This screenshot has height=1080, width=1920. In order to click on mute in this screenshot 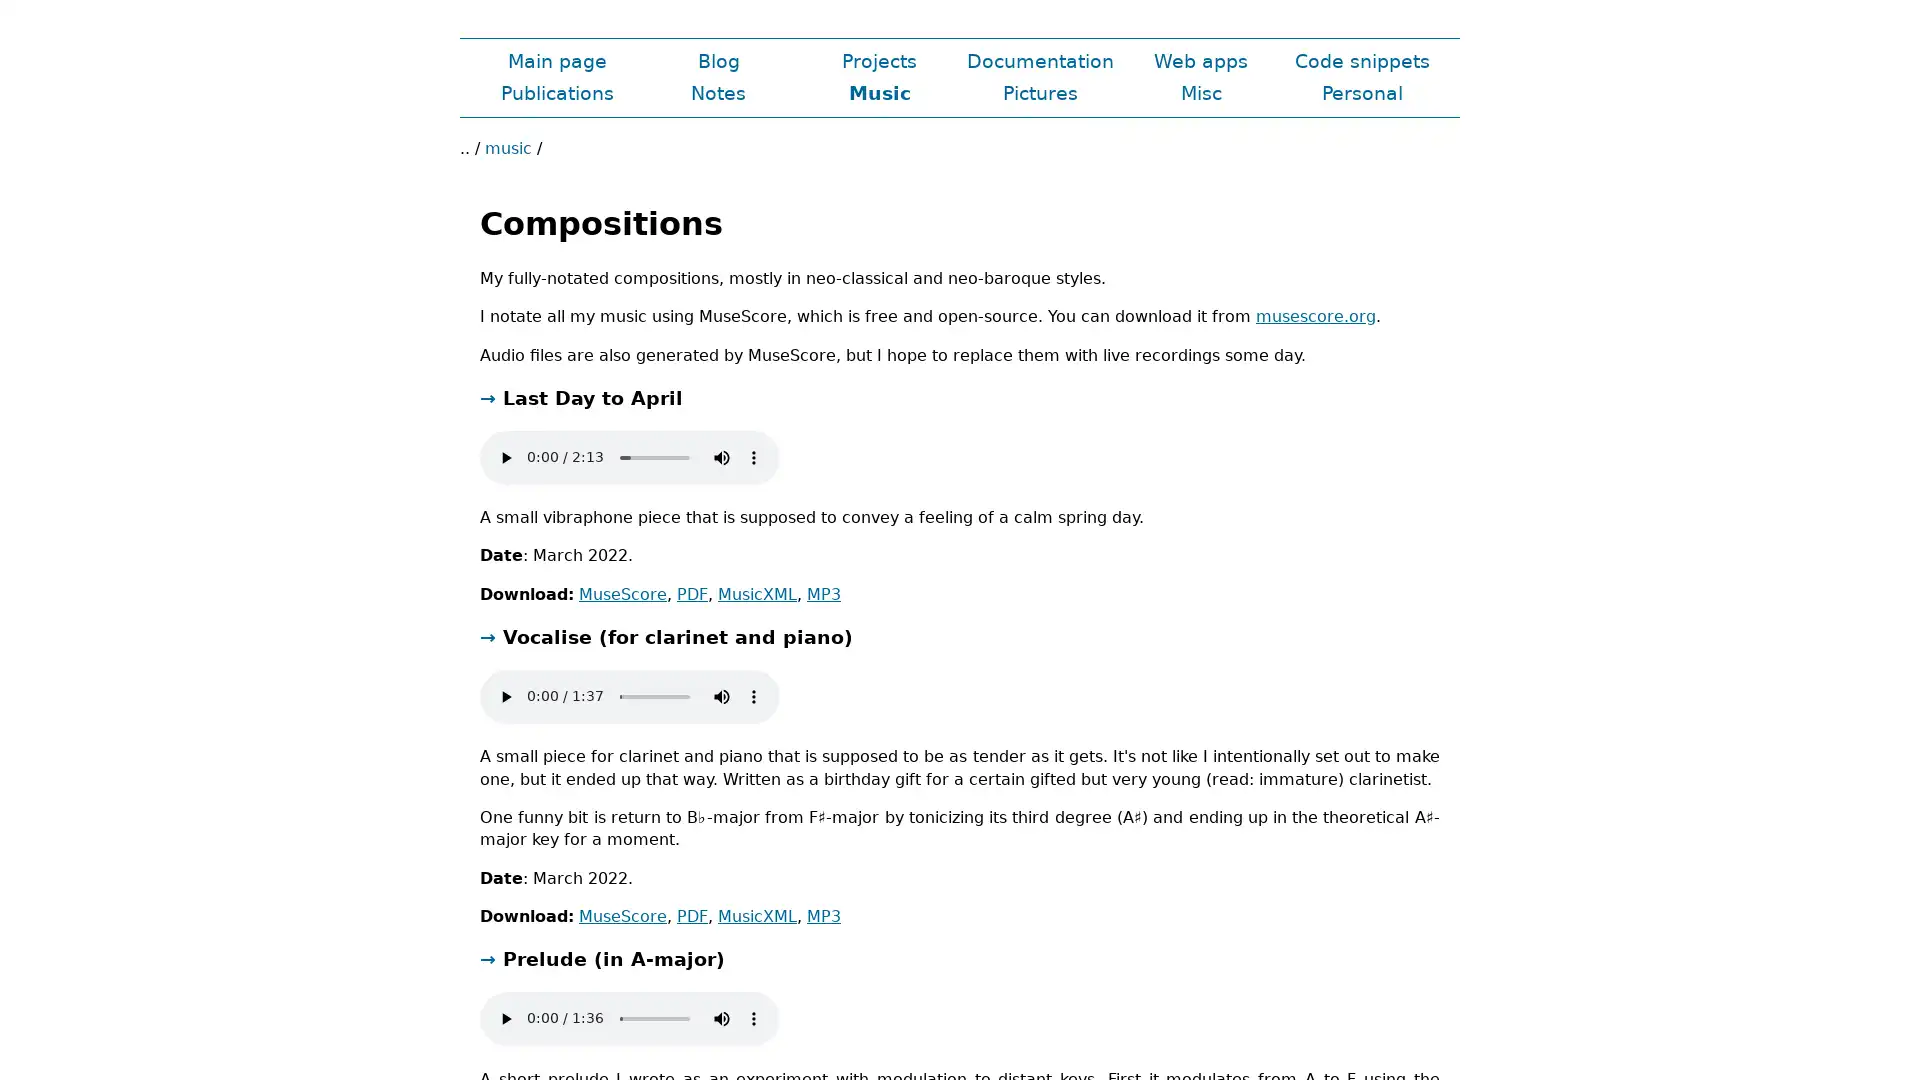, I will do `click(720, 456)`.